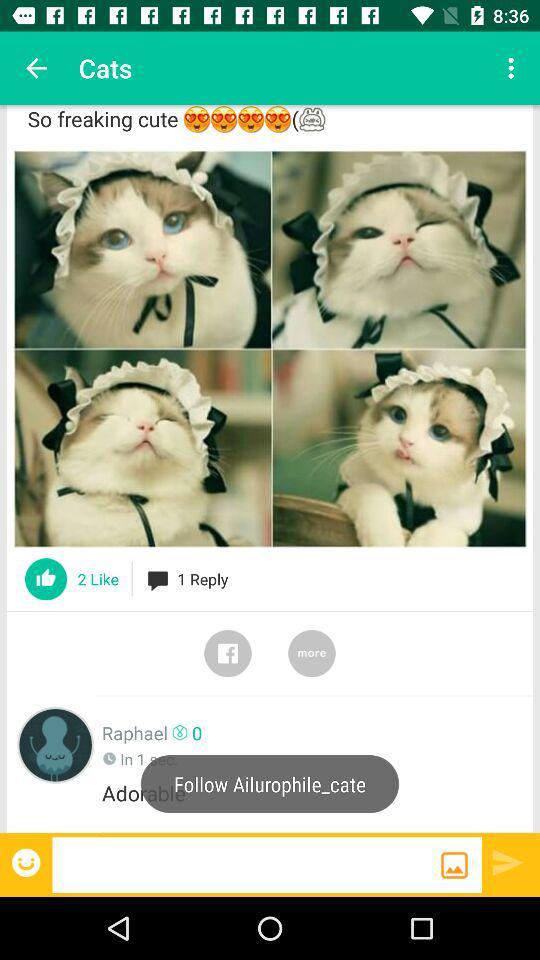 This screenshot has width=540, height=960. Describe the element at coordinates (454, 864) in the screenshot. I see `insert image` at that location.